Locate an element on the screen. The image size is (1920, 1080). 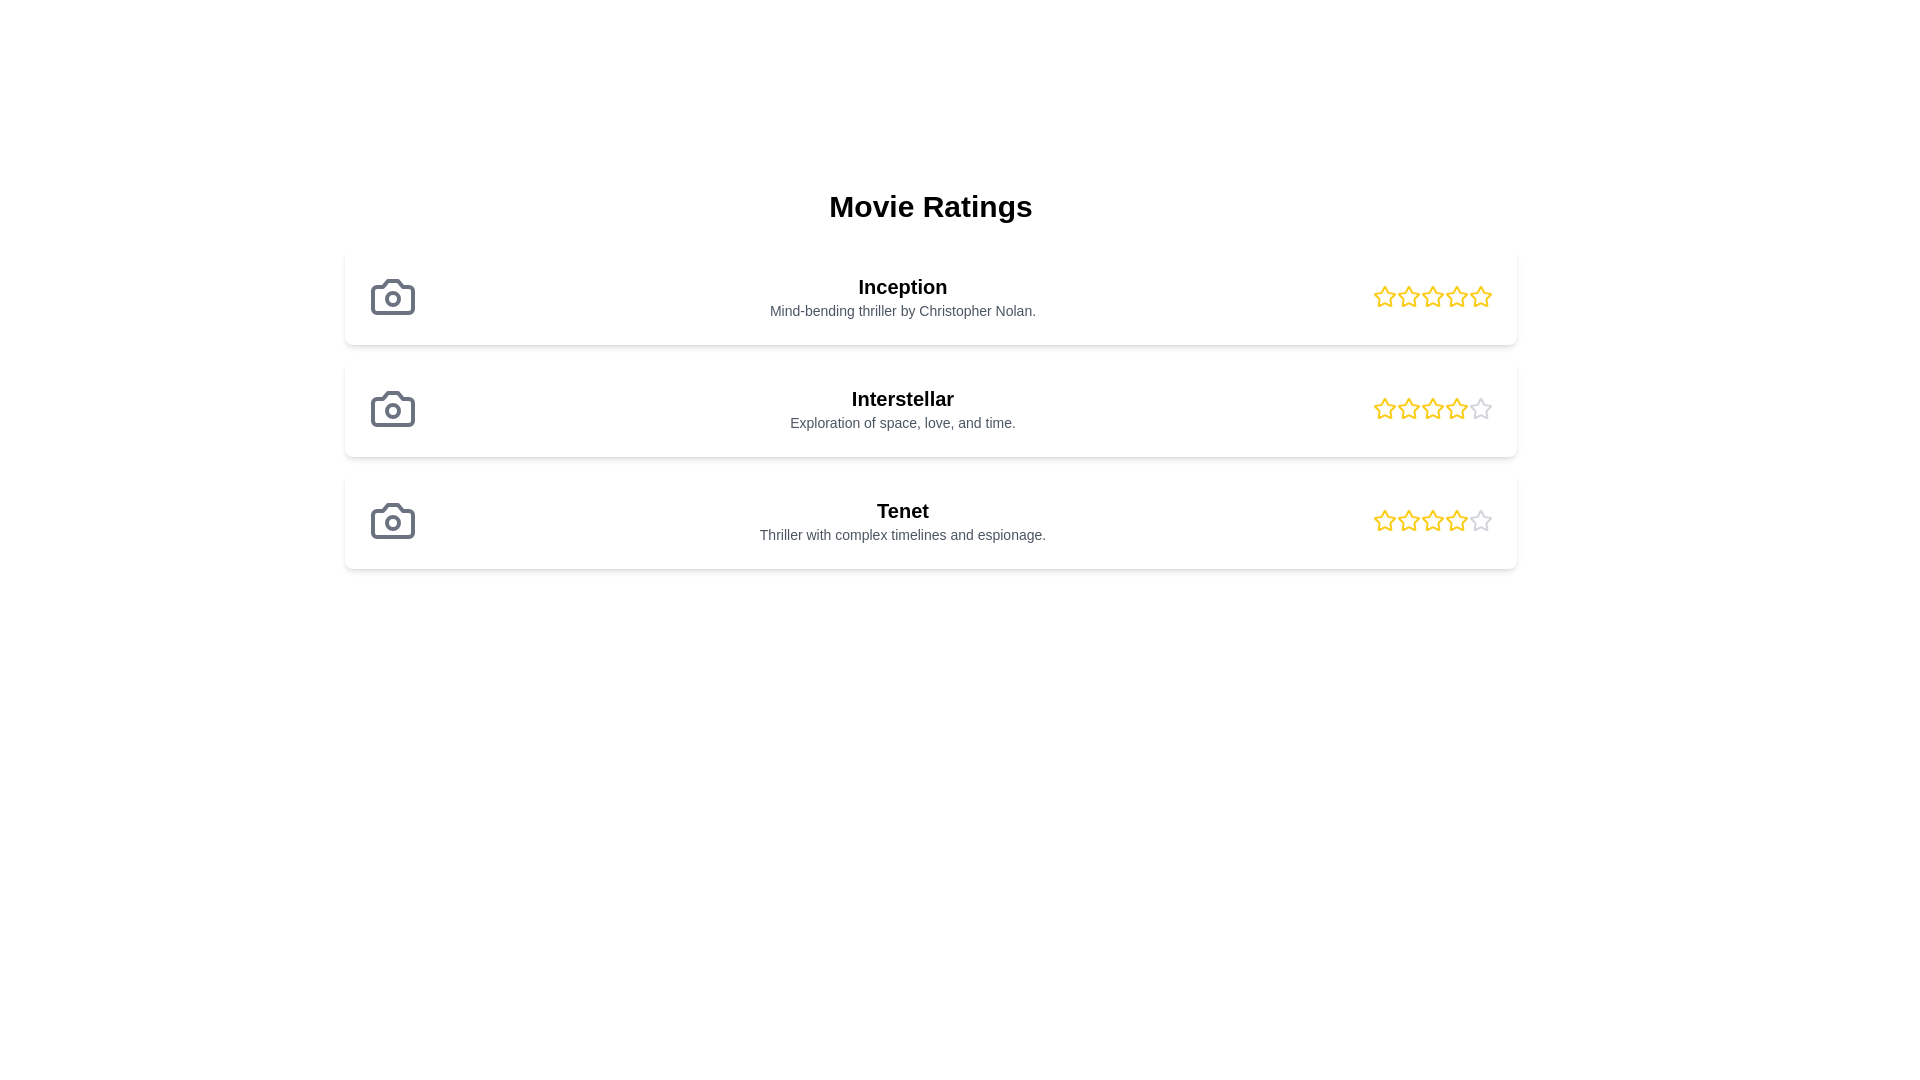
the first yellow star icon in the rating row under the movie 'Tenet' is located at coordinates (1384, 519).